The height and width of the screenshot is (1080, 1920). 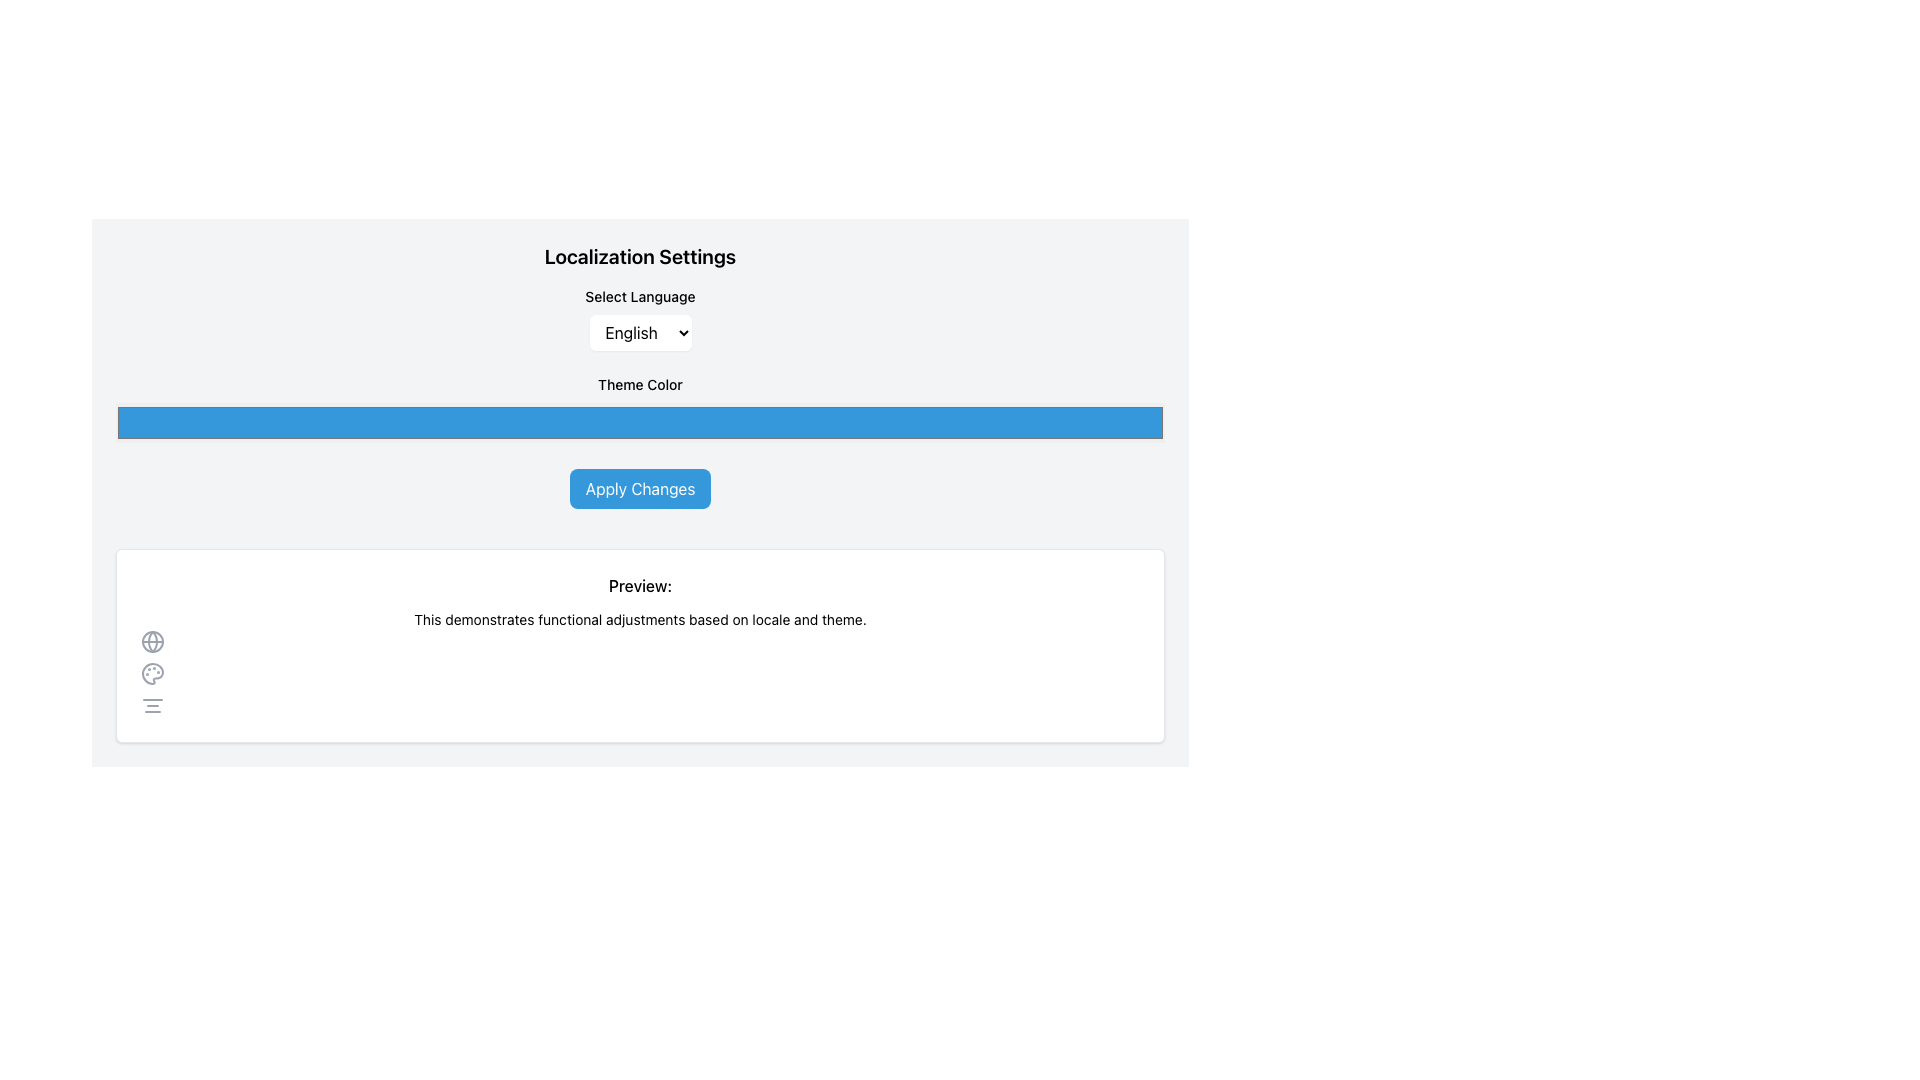 What do you see at coordinates (640, 297) in the screenshot?
I see `the 'Select Language' text label, which is styled in a smaller font size and positioned at the top of a form section, directly above the corresponding dropdown input` at bounding box center [640, 297].